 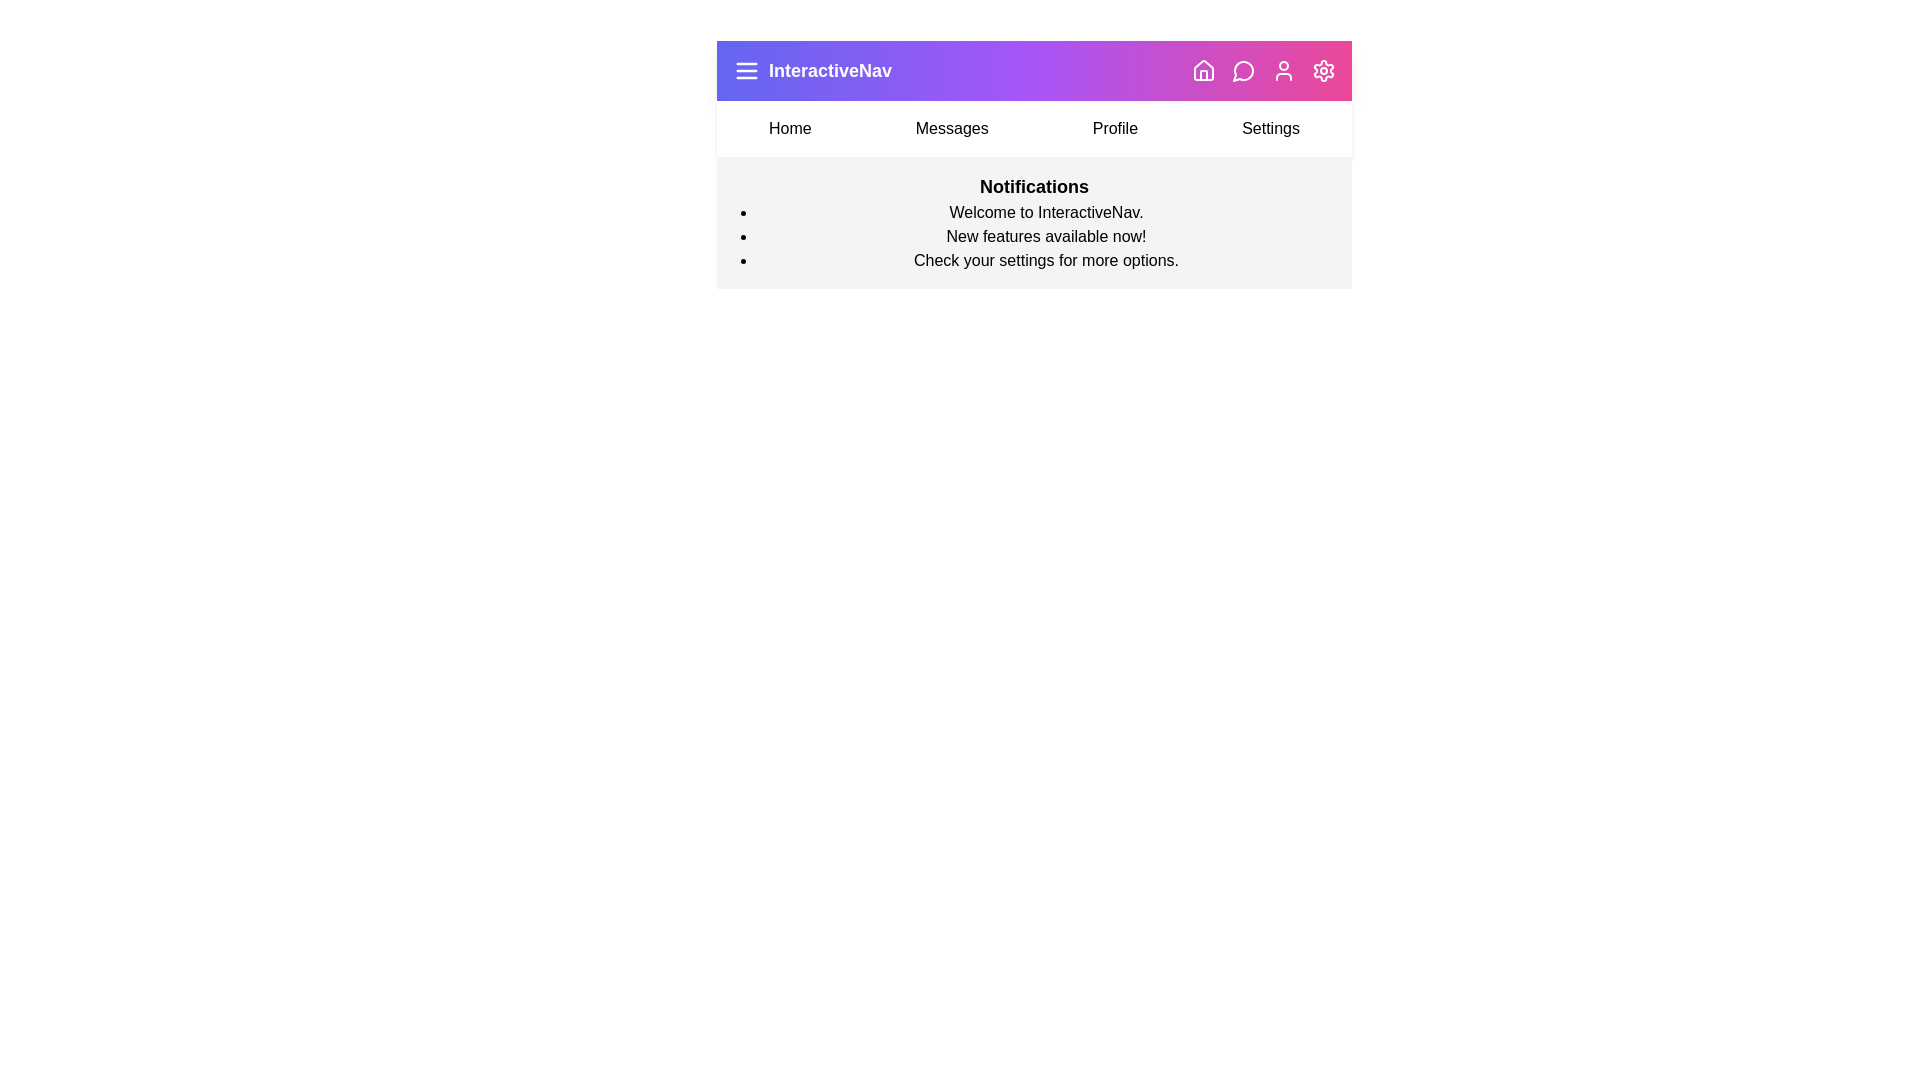 I want to click on the menu item Settings to navigate to the respective section, so click(x=1270, y=128).